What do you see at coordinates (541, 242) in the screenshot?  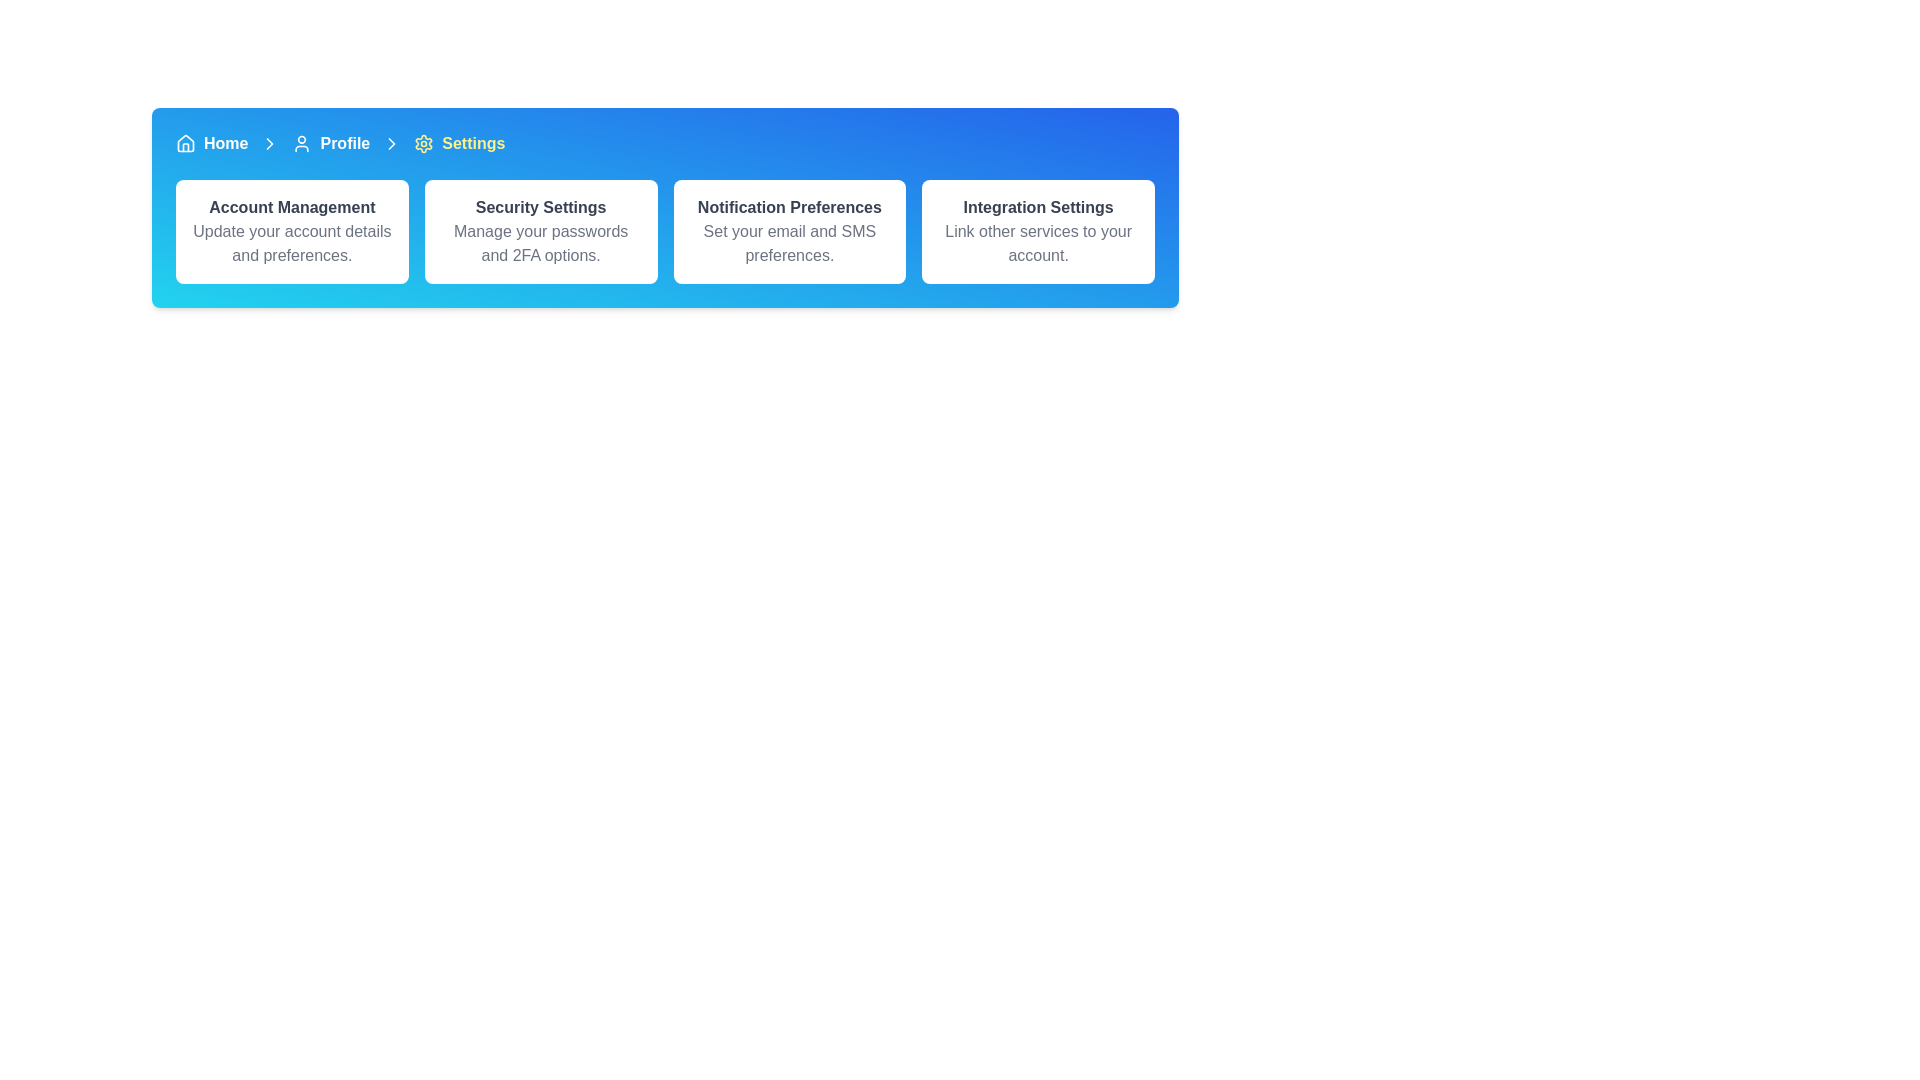 I see `the text block element that reads 'Manage your passwords and 2FA options.' located below the 'Security Settings' header in a gray color and smaller font size` at bounding box center [541, 242].